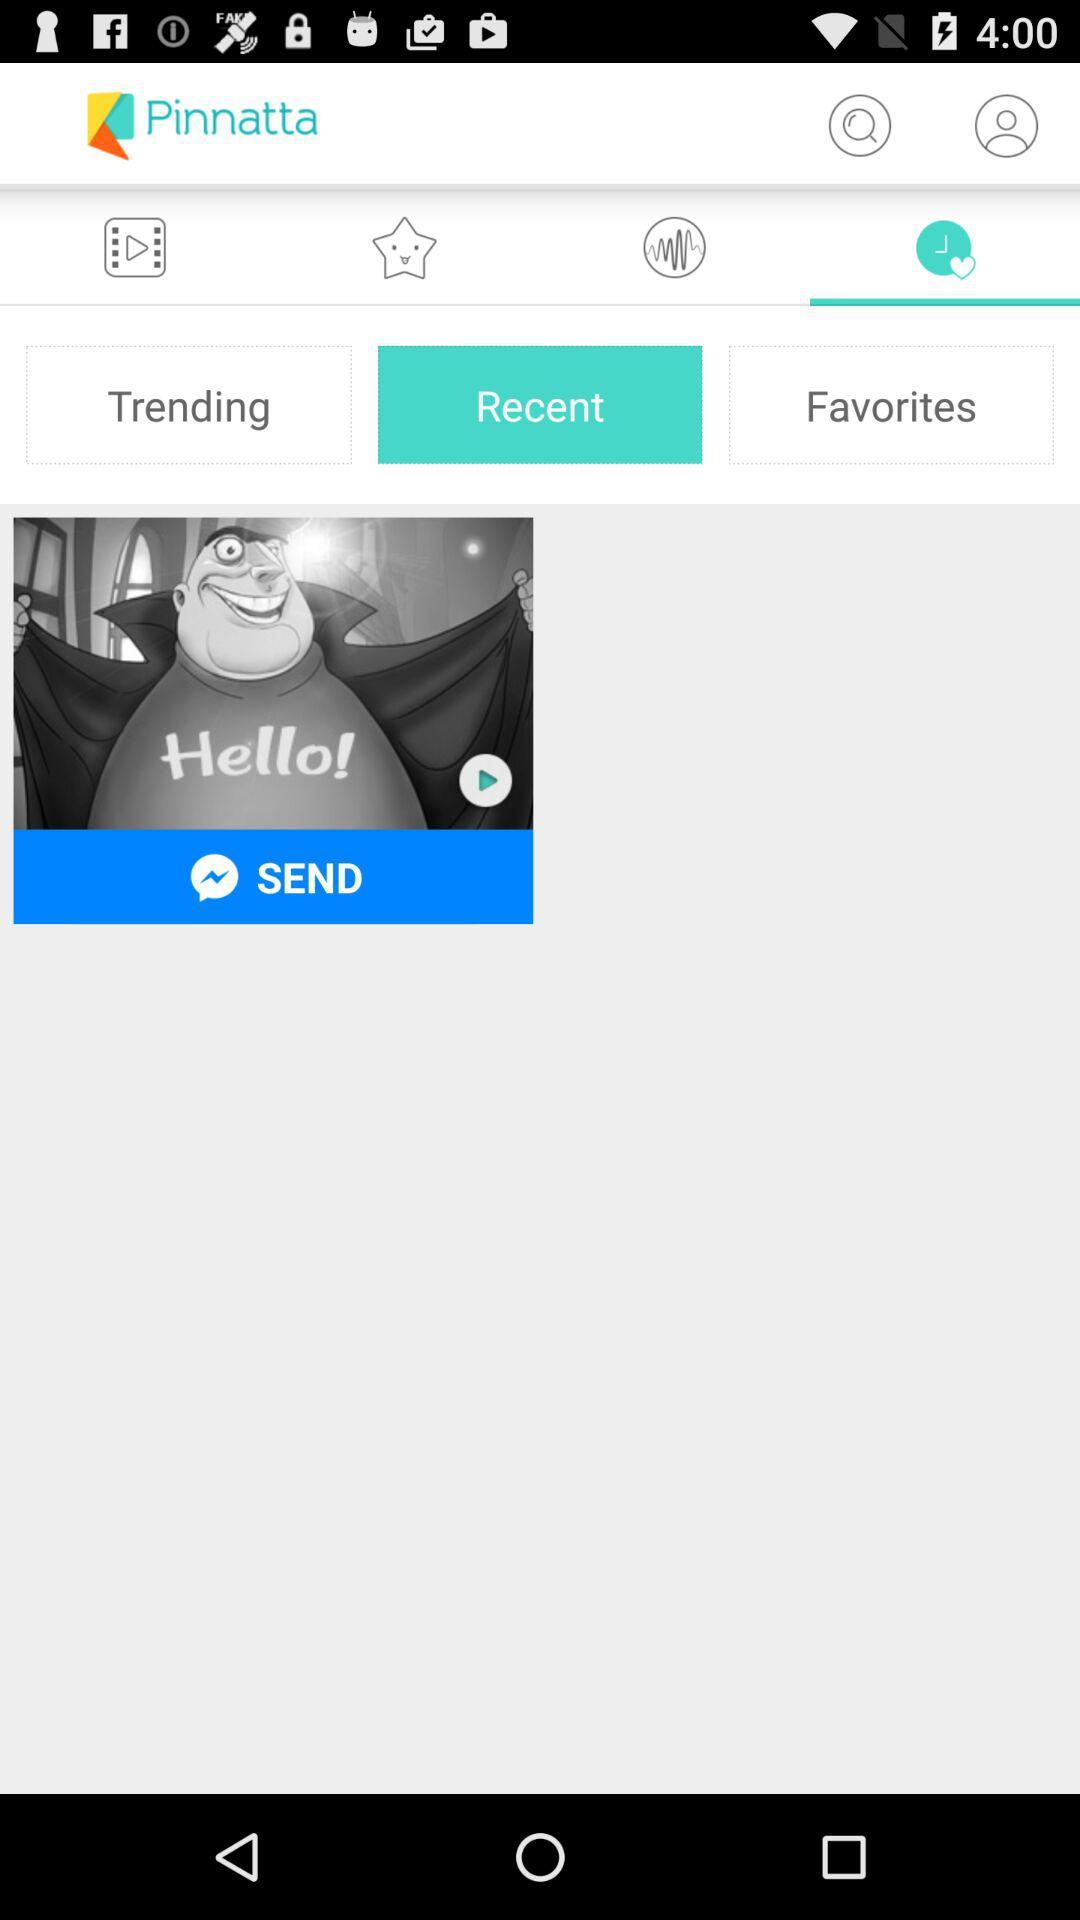 This screenshot has width=1080, height=1920. What do you see at coordinates (890, 403) in the screenshot?
I see `text below clock icon` at bounding box center [890, 403].